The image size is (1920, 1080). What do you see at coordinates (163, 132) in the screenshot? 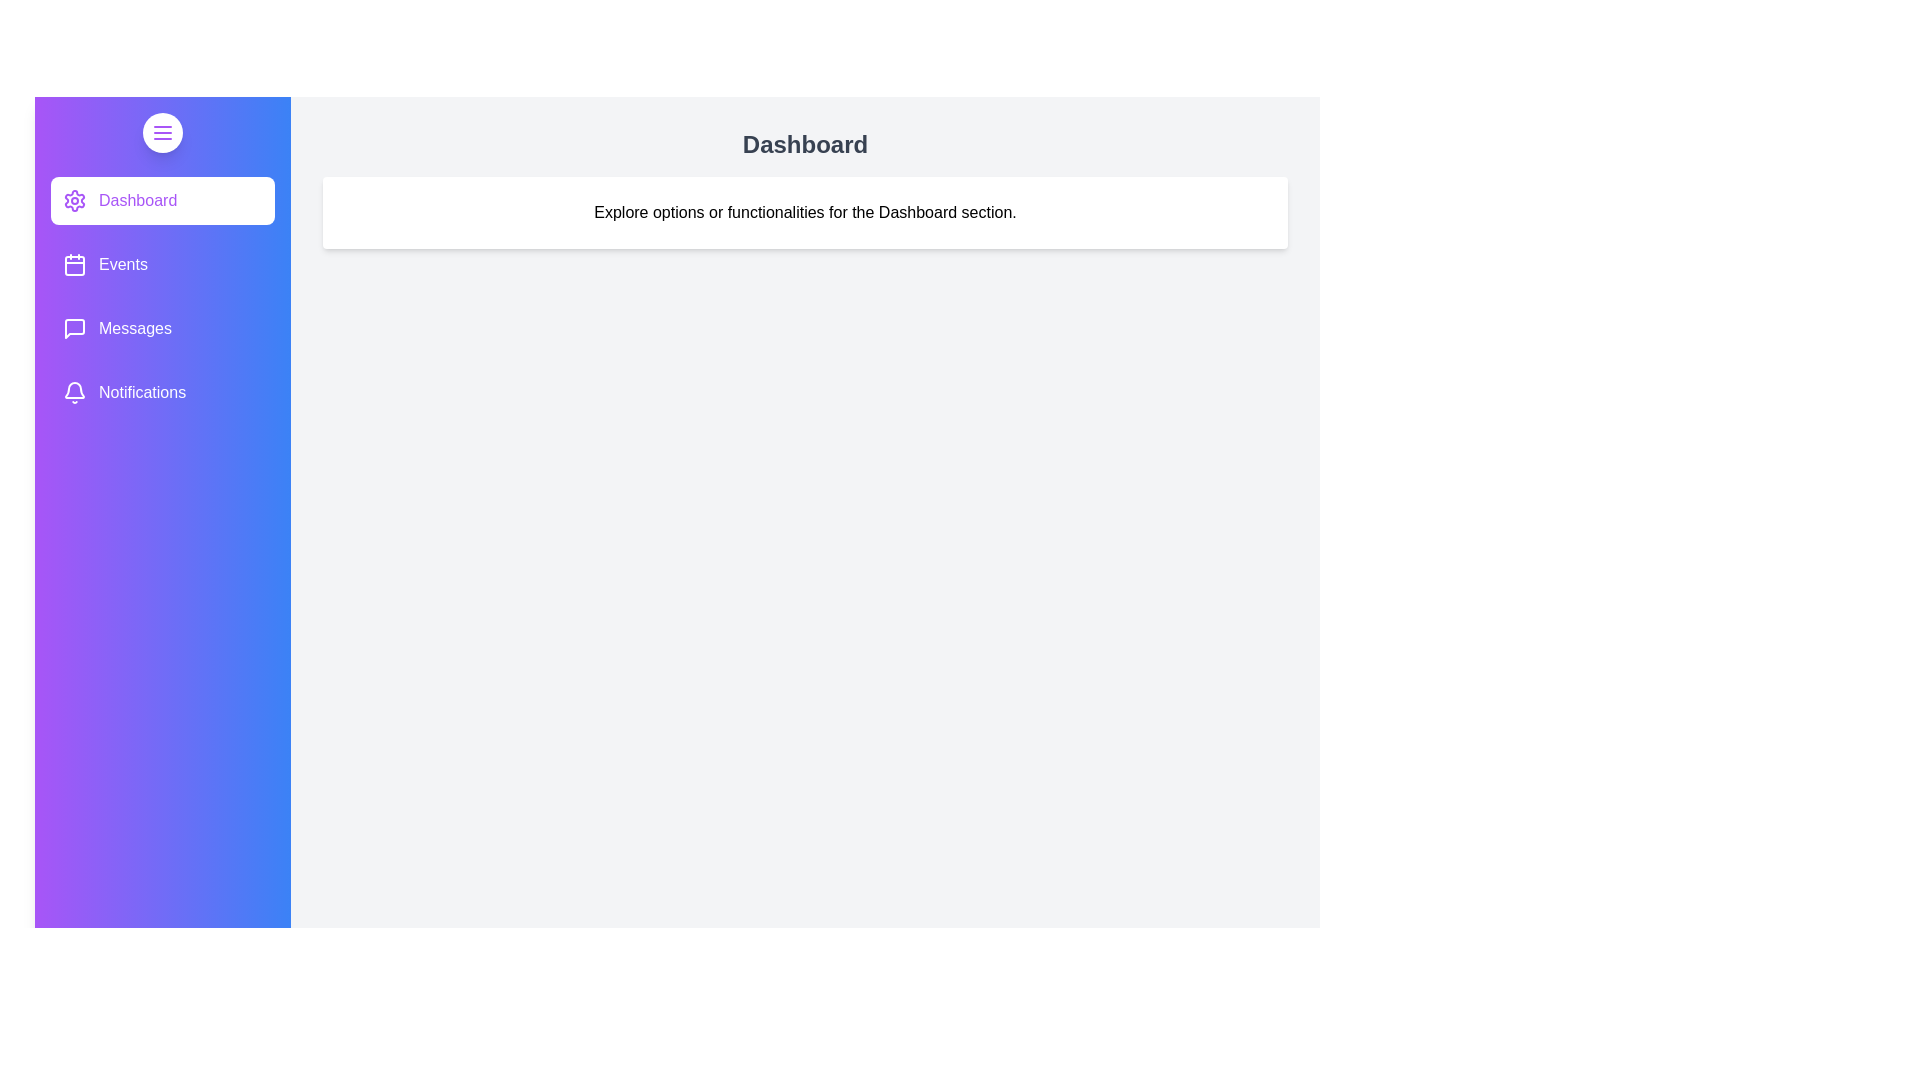
I see `the menu button to toggle the drawer's state` at bounding box center [163, 132].